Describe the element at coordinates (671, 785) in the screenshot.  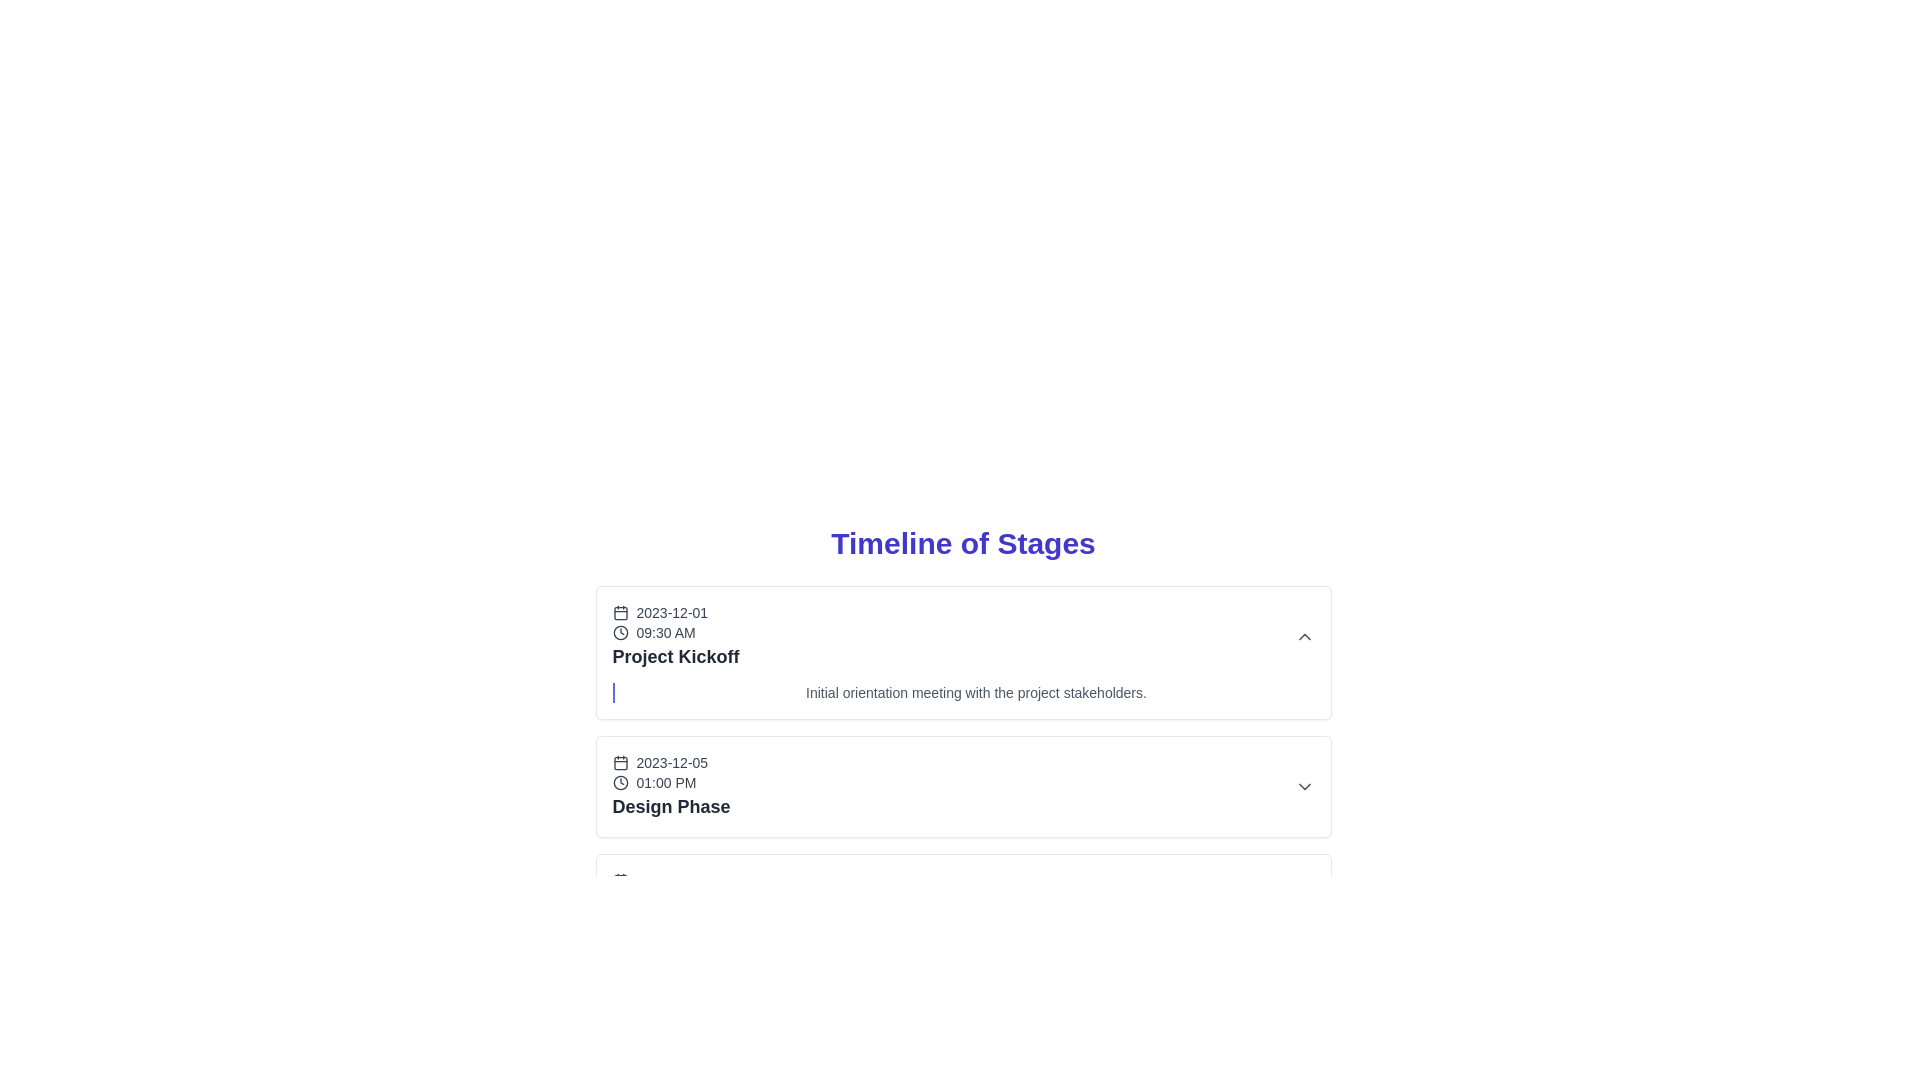
I see `the 'Design Phase' timeline item located below the 'Project Kickoff' entry, identified by the date '2023-12-05' and time '01:00 PM'` at that location.